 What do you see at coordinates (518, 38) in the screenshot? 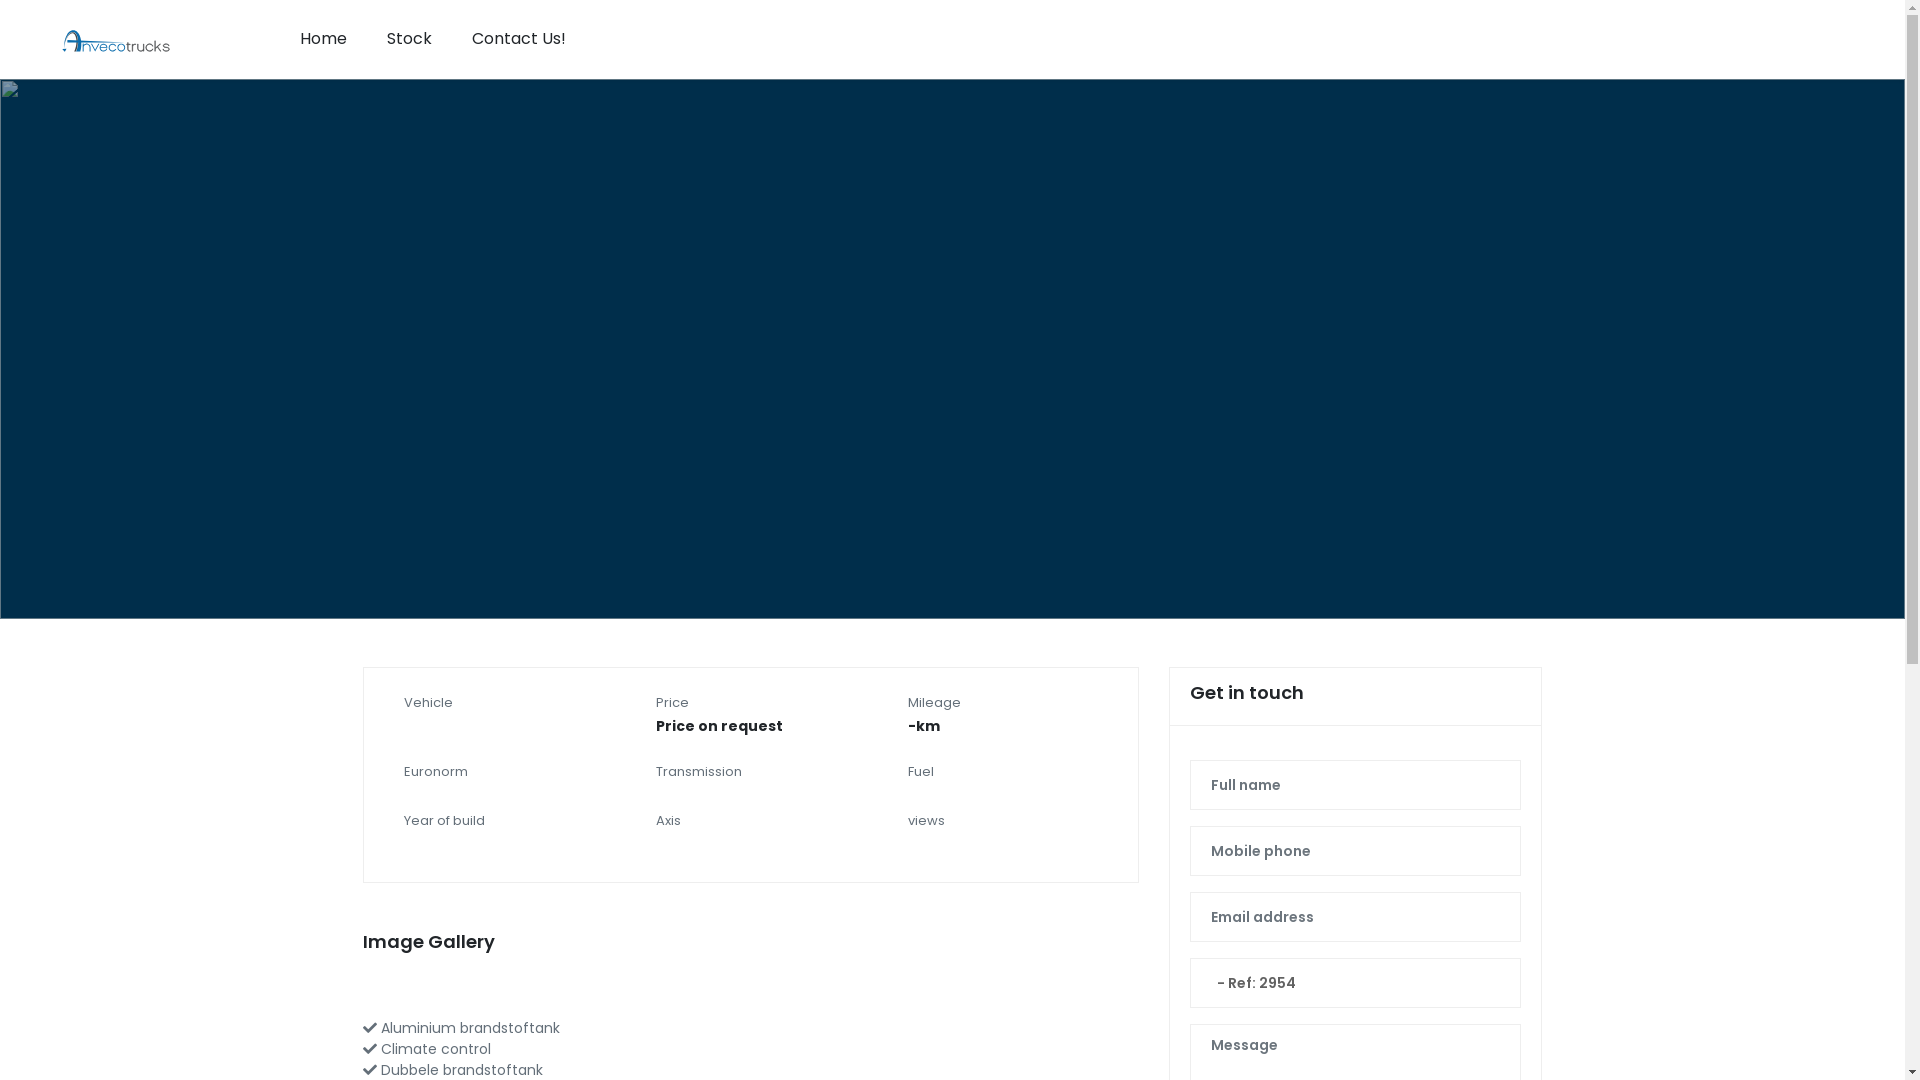
I see `'Contact Us!'` at bounding box center [518, 38].